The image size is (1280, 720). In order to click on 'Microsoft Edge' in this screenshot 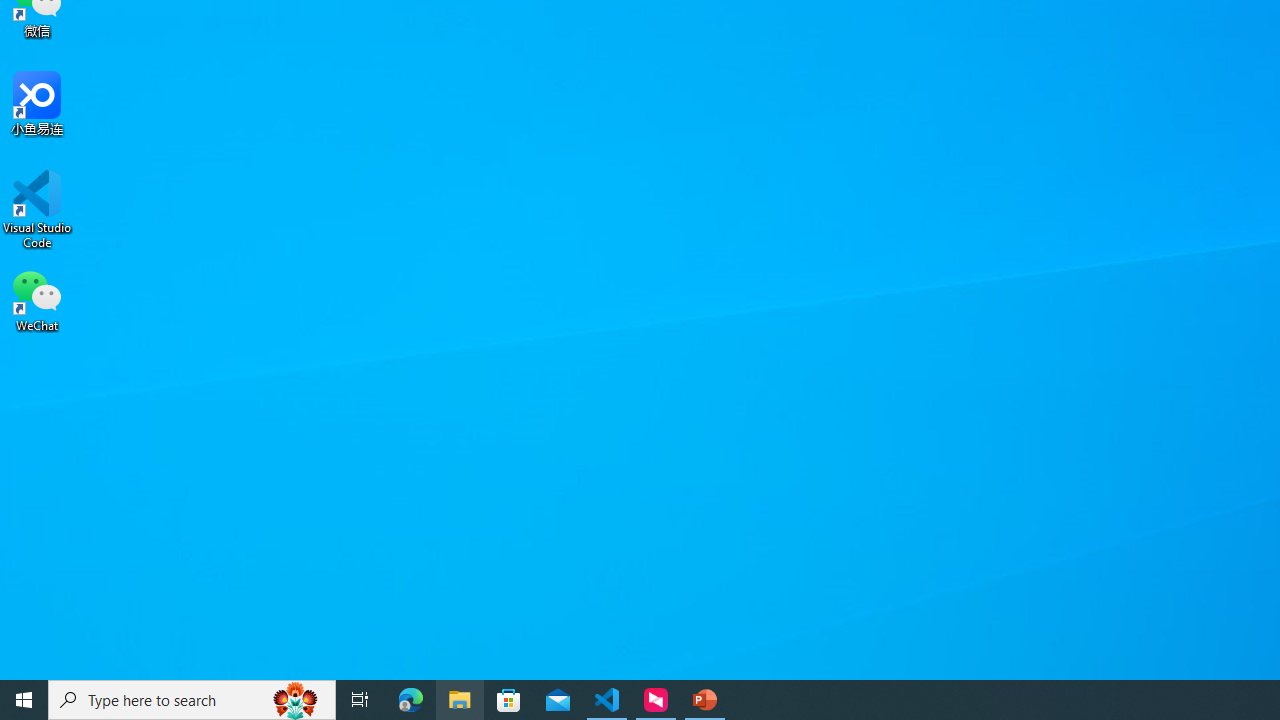, I will do `click(410, 698)`.